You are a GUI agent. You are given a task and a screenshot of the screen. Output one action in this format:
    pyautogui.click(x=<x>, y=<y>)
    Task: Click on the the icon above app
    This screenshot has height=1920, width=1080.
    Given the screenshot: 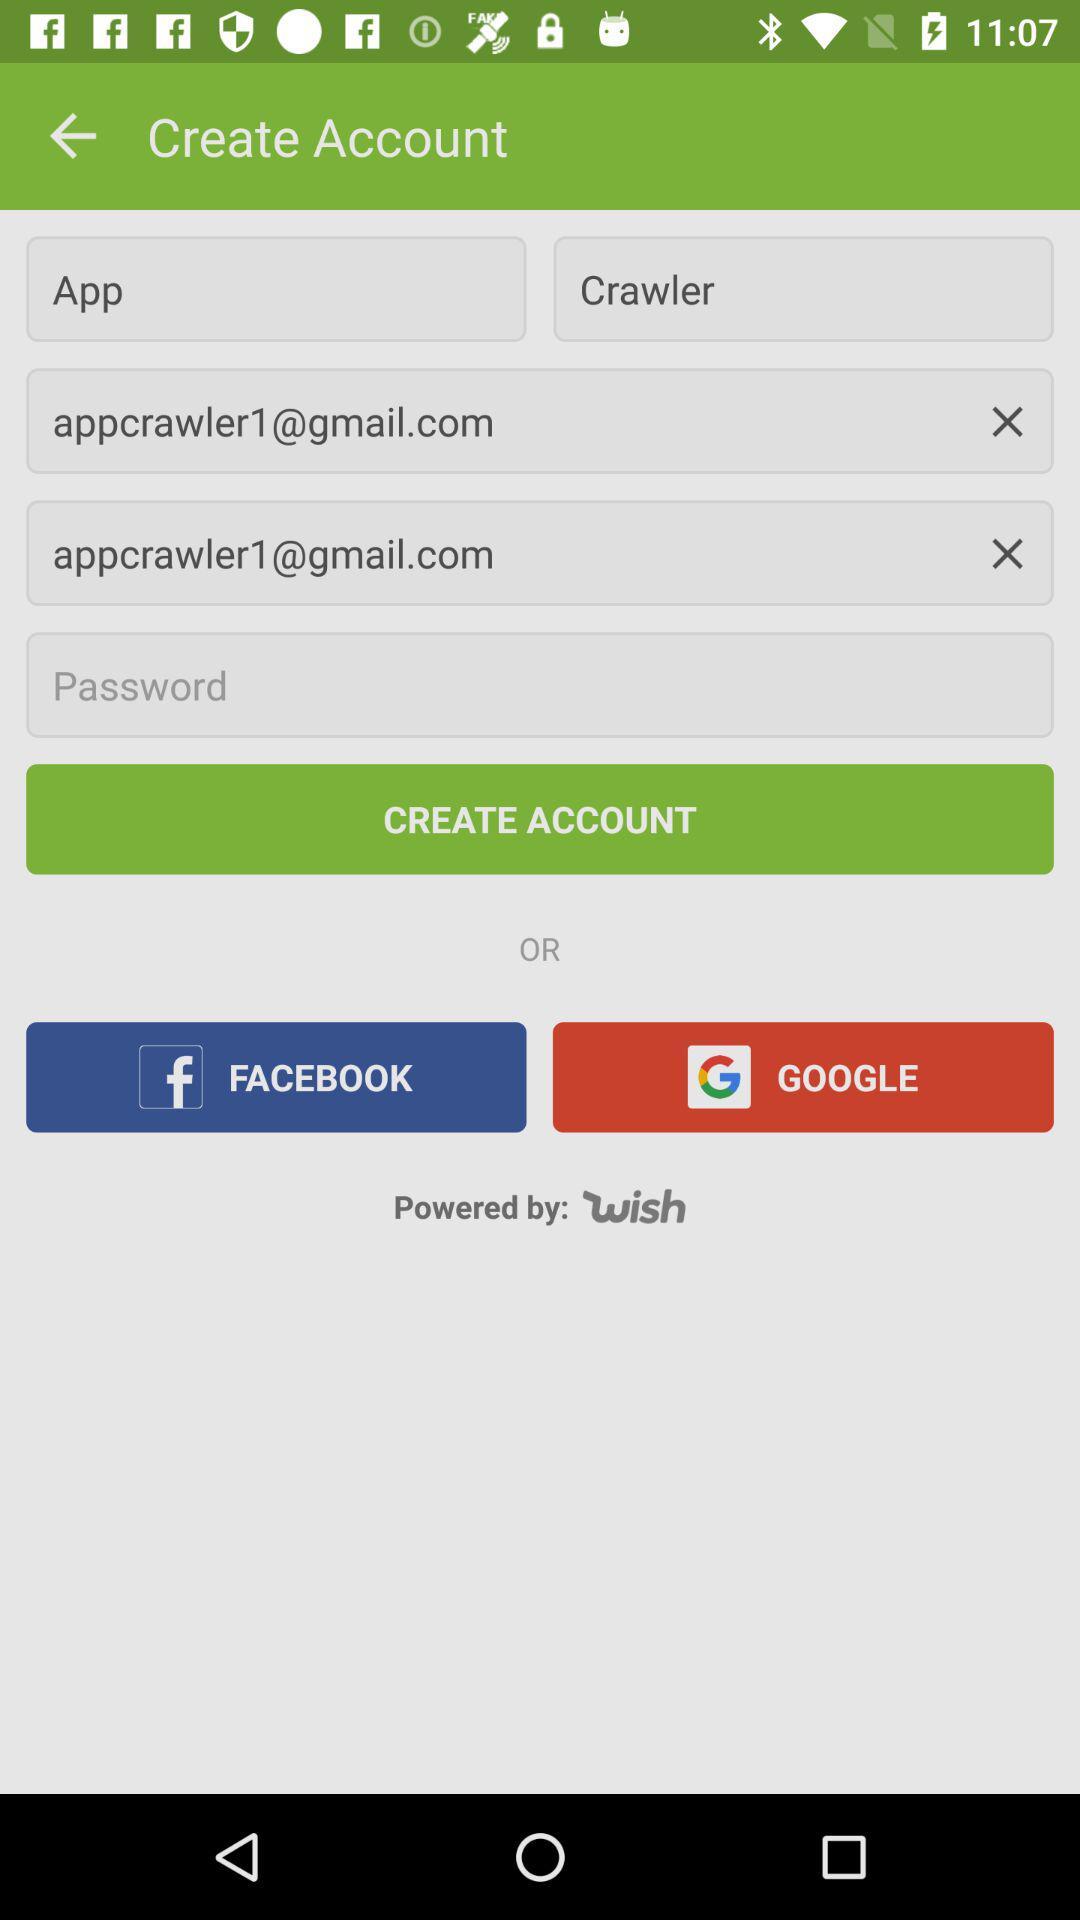 What is the action you would take?
    pyautogui.click(x=72, y=135)
    